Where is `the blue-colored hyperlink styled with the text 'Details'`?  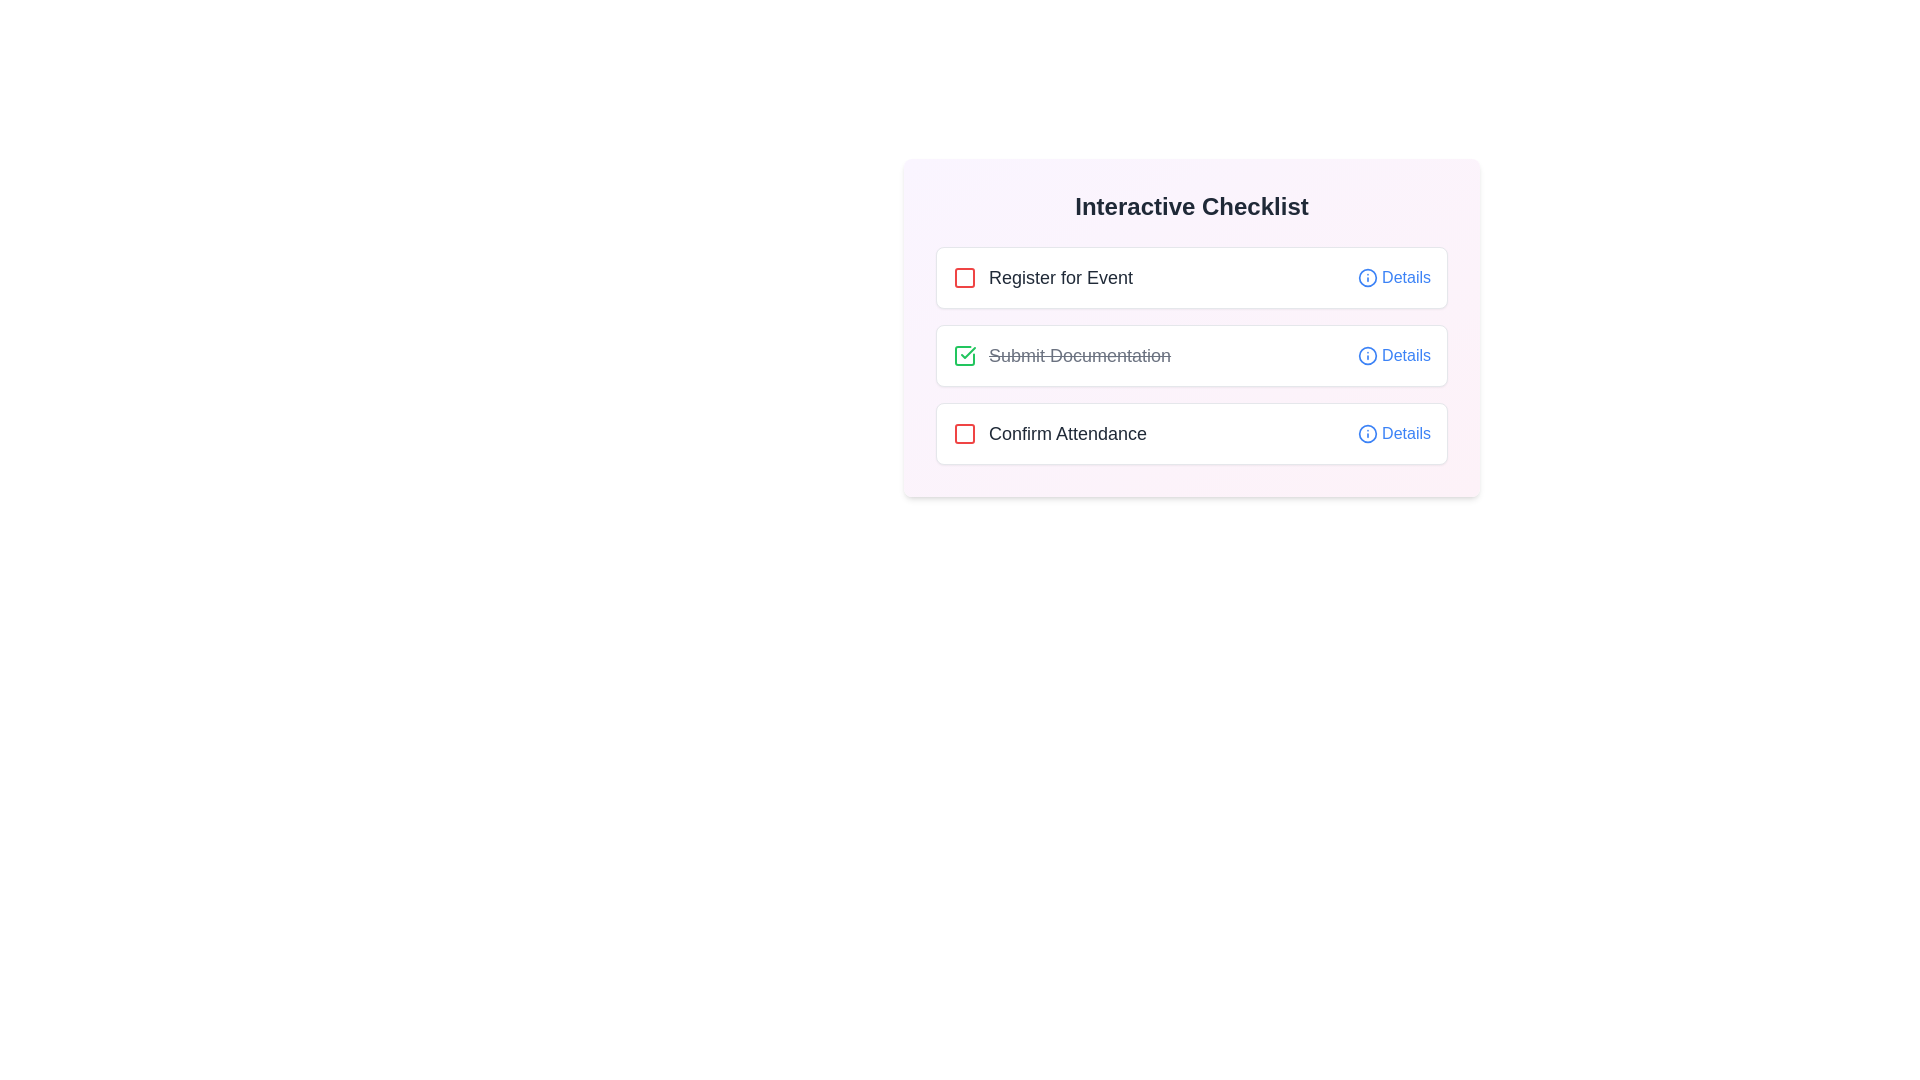
the blue-colored hyperlink styled with the text 'Details' is located at coordinates (1405, 277).